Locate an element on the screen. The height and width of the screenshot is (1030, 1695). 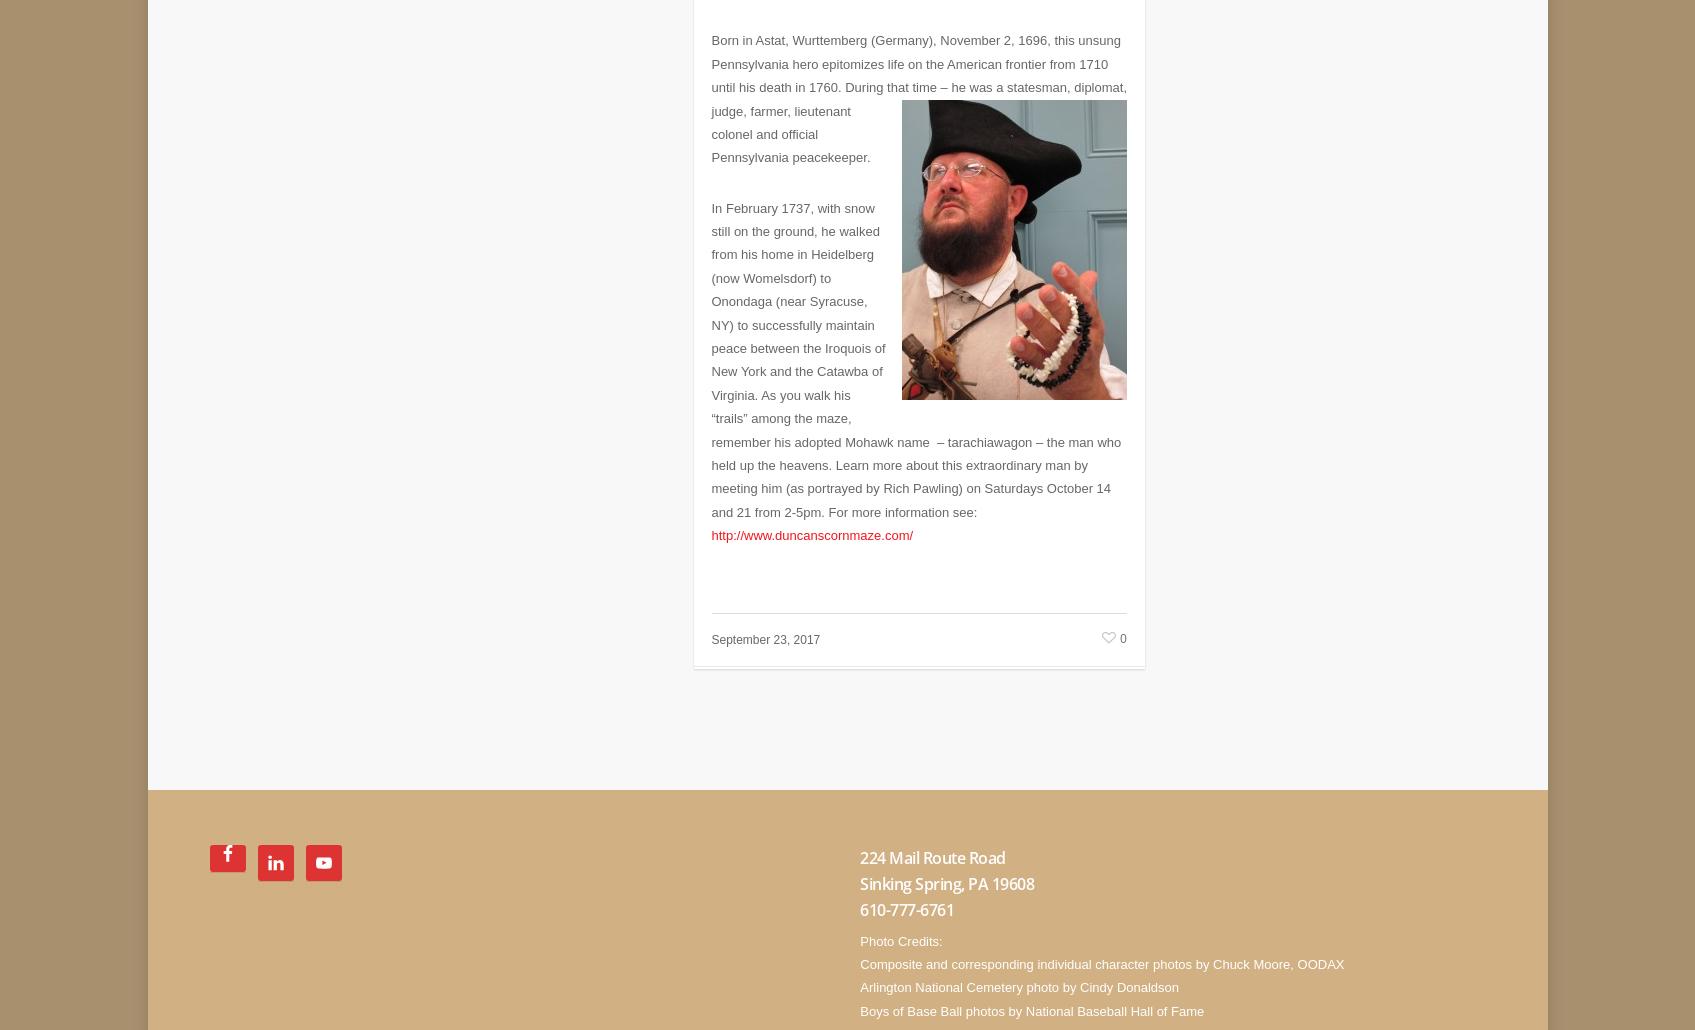
'In February 1737, with snow still on the ground, he walked  from his home in Heidelberg (now Womelsdorf) to Onondaga (near Syracuse, NY) to successfully maintain peace between the Iroquois of New York and the Catawba of Virginia. As you walk his “trails” among the maze, remember his adopted Mohawk name  – tarachiawagon – the man who held up the heavens. Learn more about this extraordinary man by meeting him (as portrayed by Rich Pawling) on Saturdays October 14 and 21 from 2-5pm. For more information see:' is located at coordinates (915, 345).